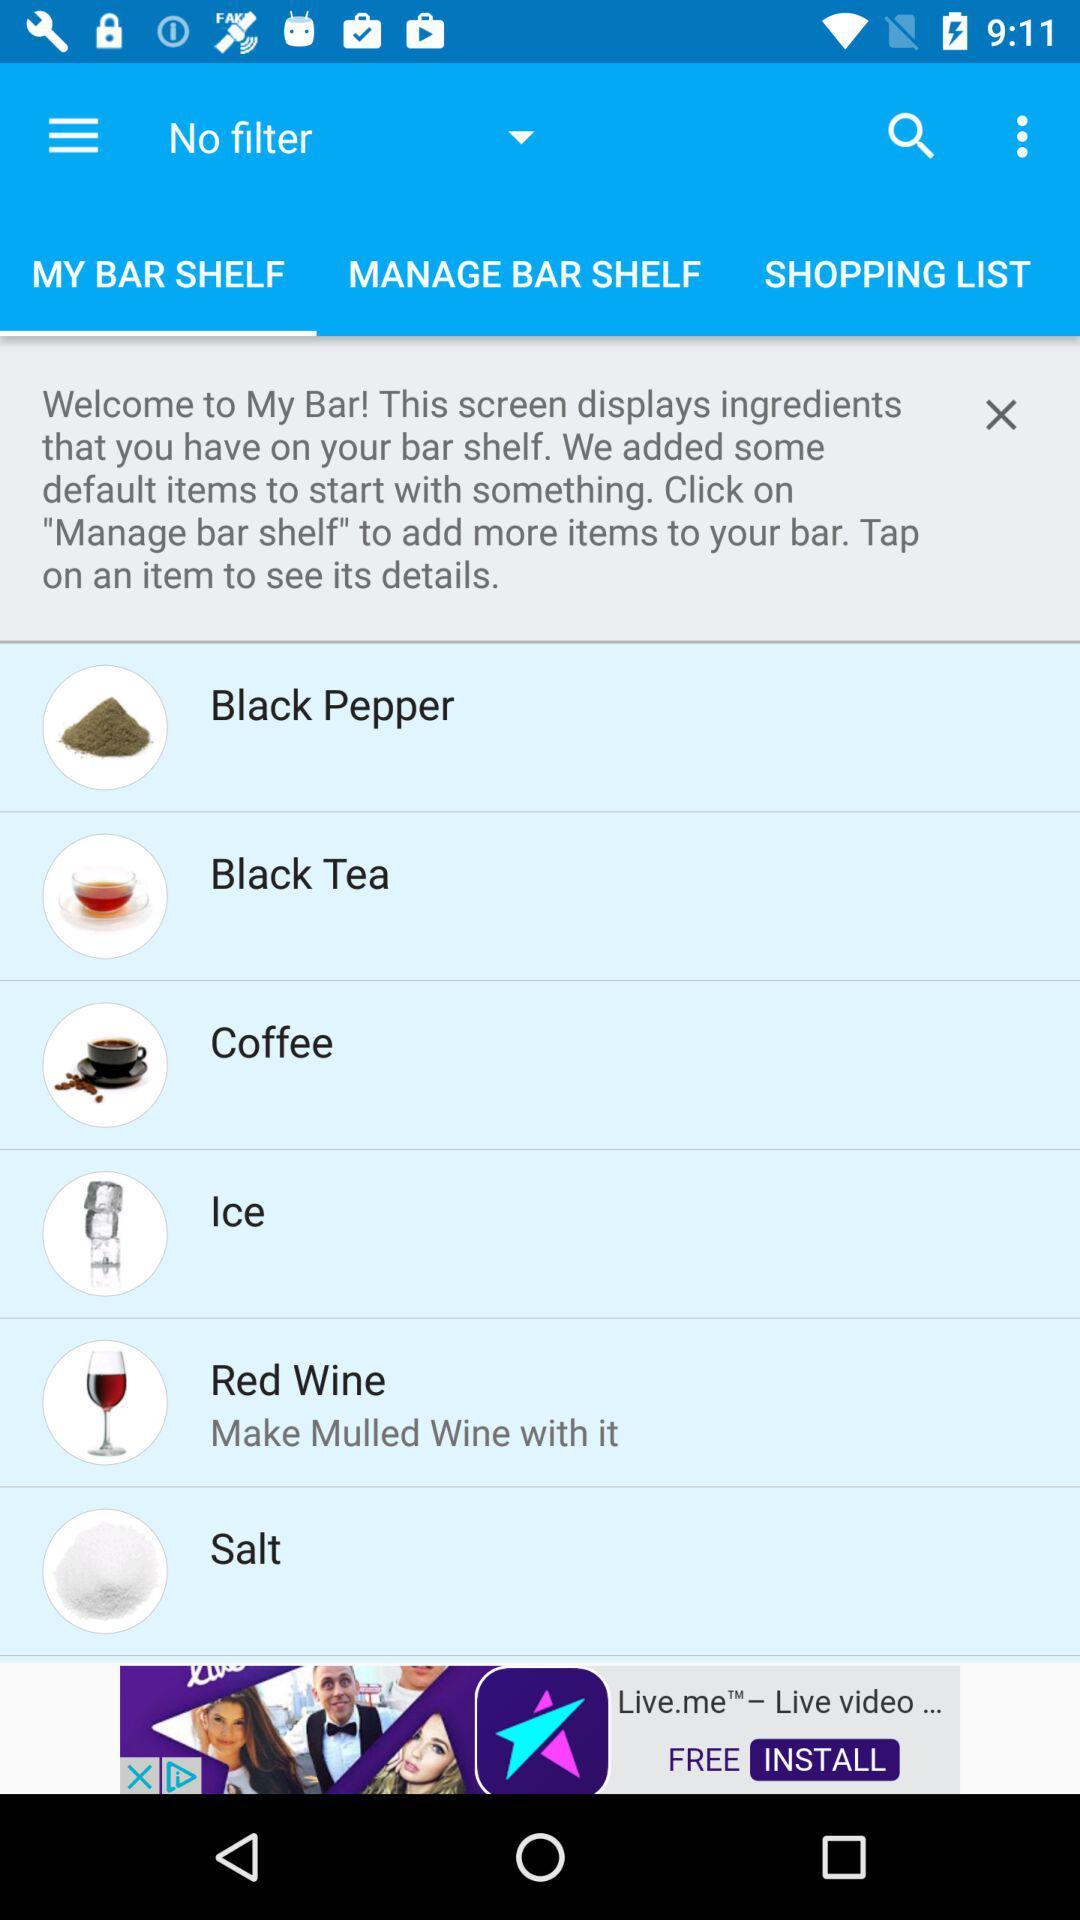  What do you see at coordinates (104, 1064) in the screenshot?
I see `tap on the image that has the text coffee next to it` at bounding box center [104, 1064].